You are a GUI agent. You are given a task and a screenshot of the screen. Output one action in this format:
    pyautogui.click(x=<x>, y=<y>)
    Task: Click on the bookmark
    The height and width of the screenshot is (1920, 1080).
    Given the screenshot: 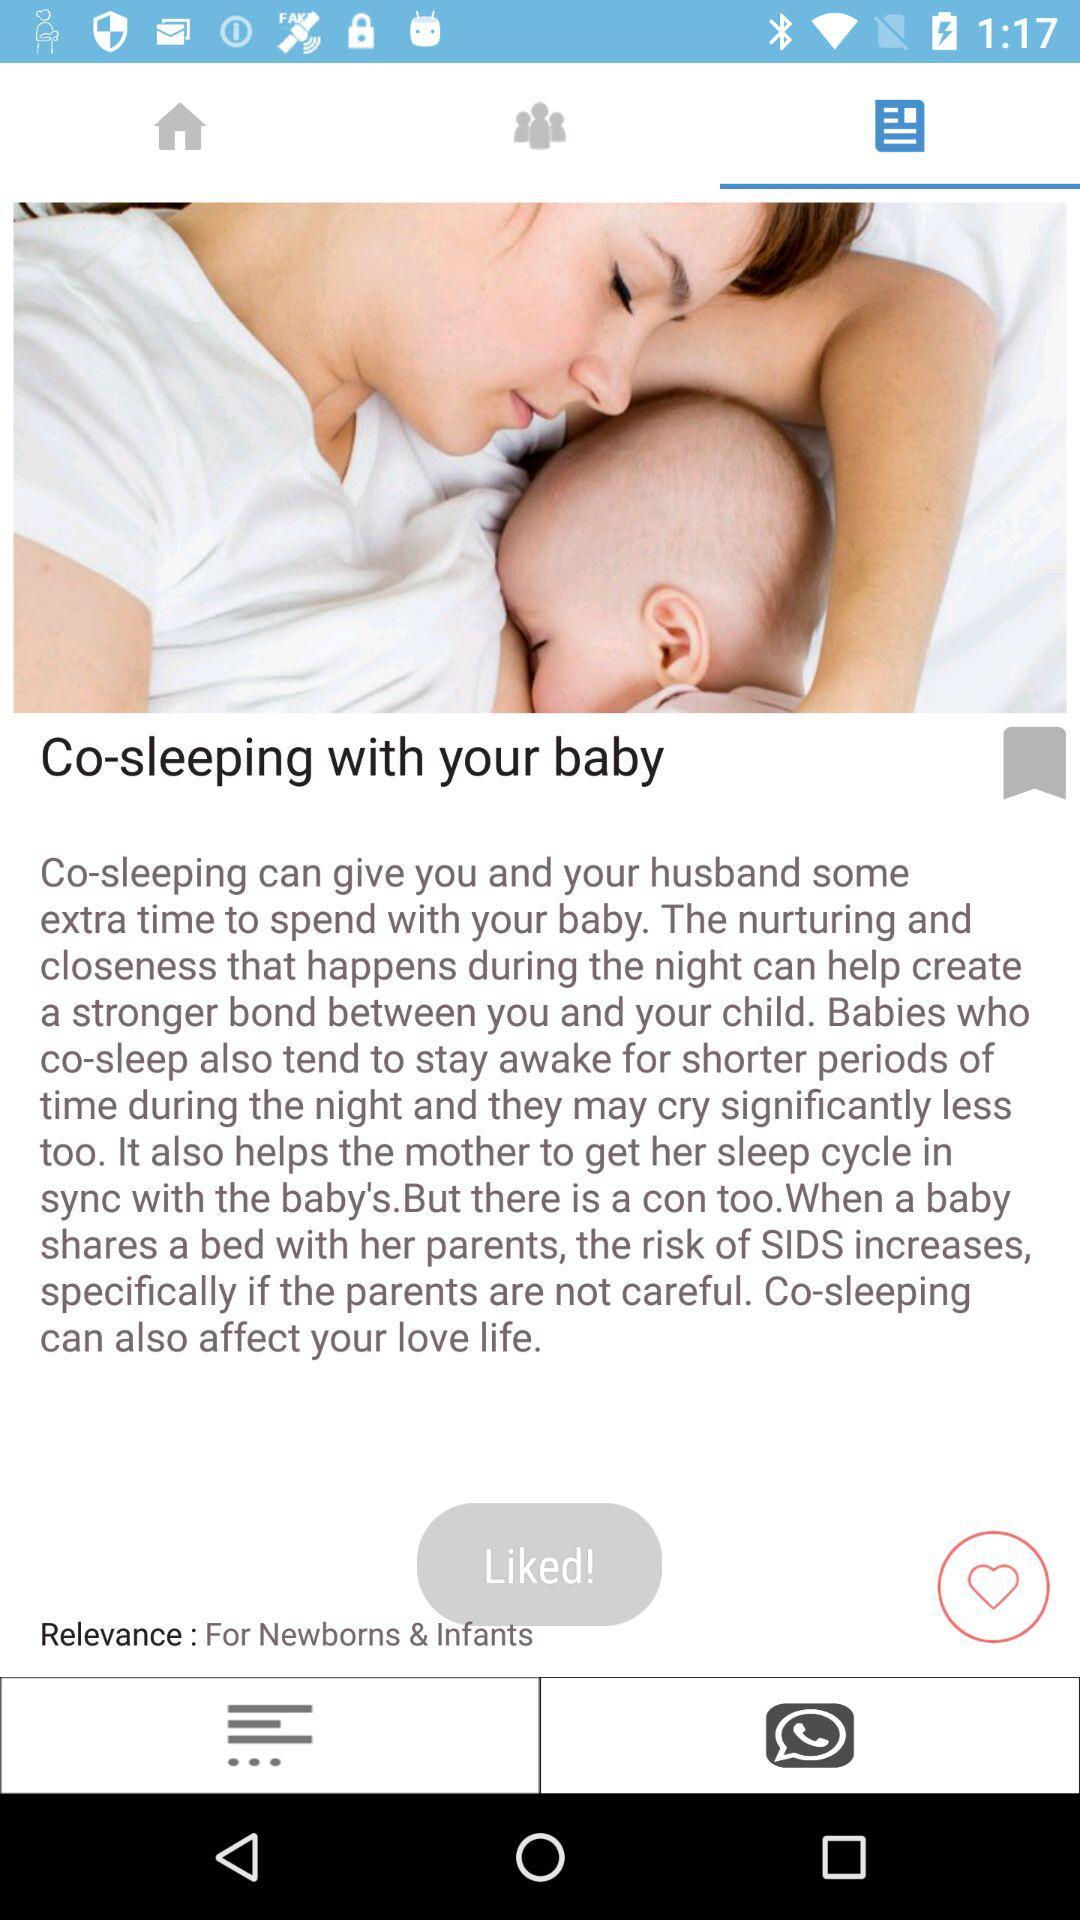 What is the action you would take?
    pyautogui.click(x=1034, y=762)
    